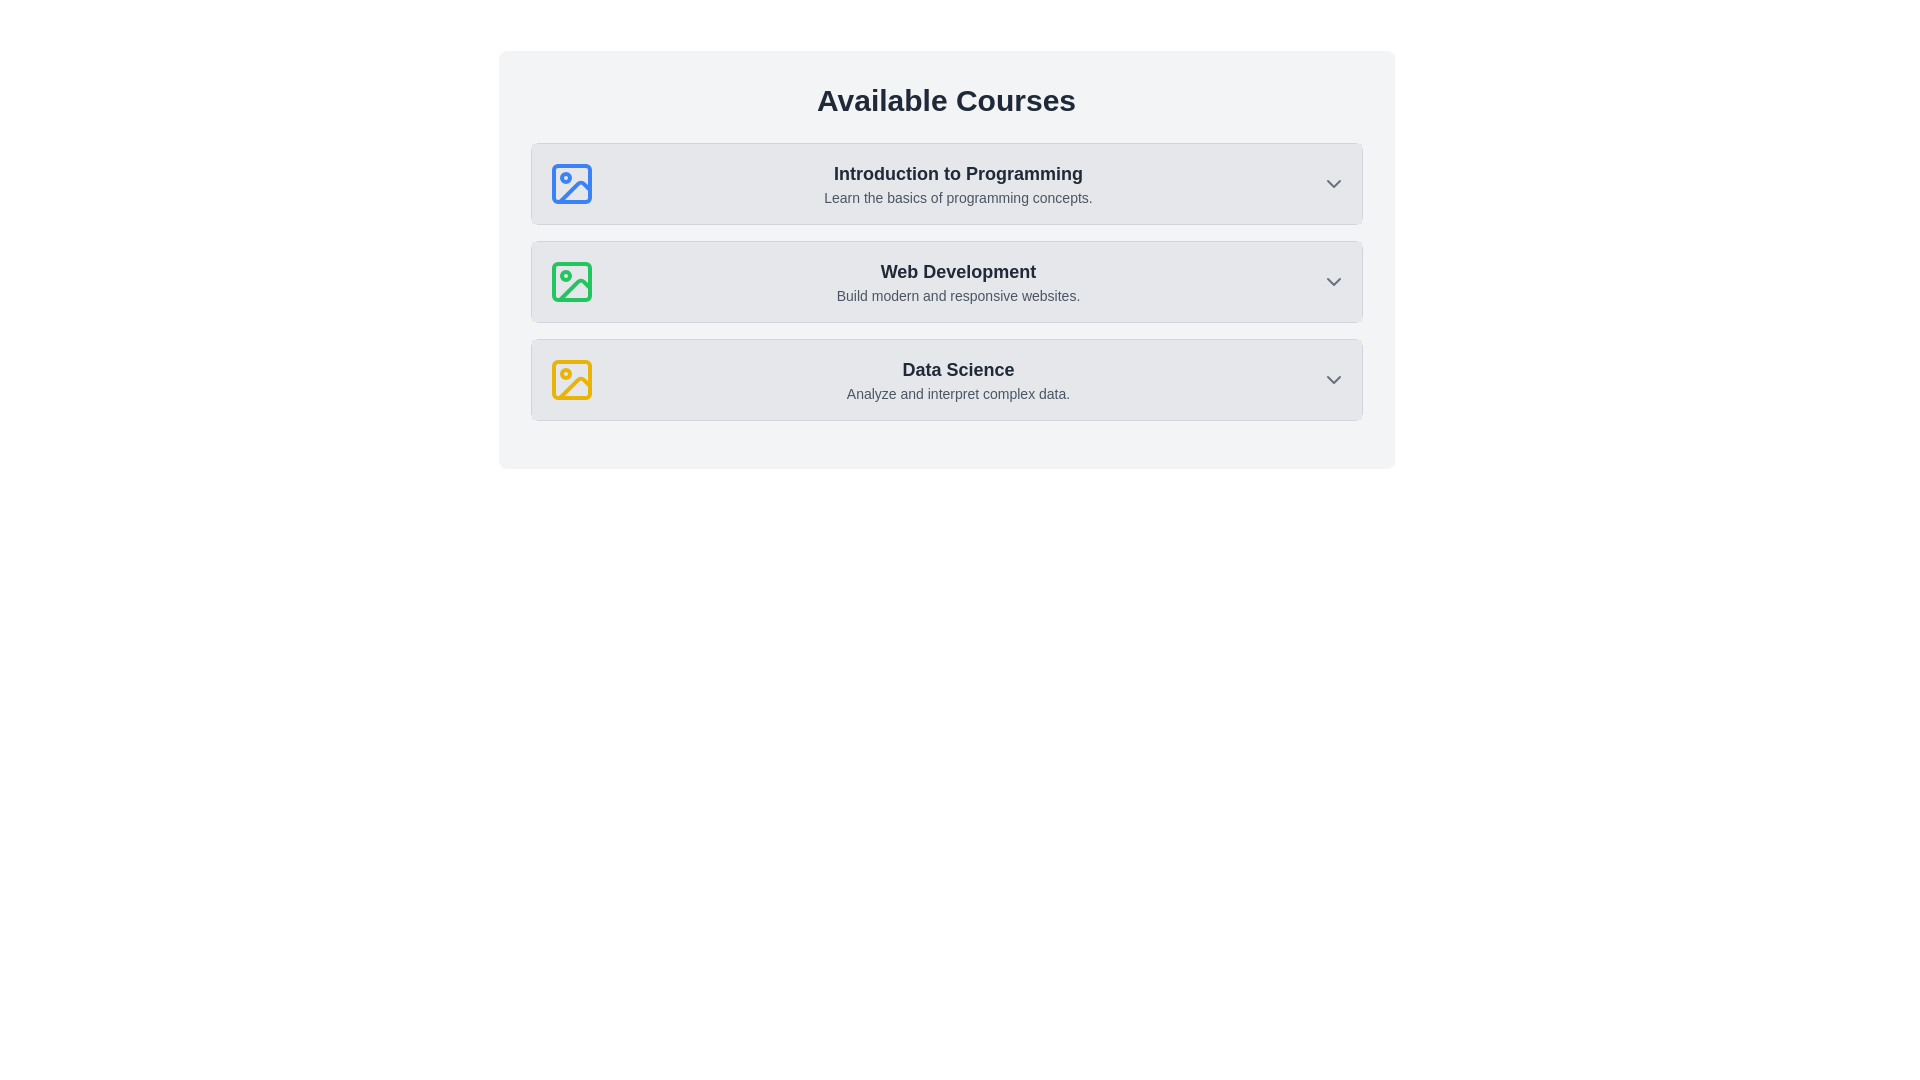  I want to click on the chevron icon on the far right of the 'Web Development' section, so click(1333, 281).